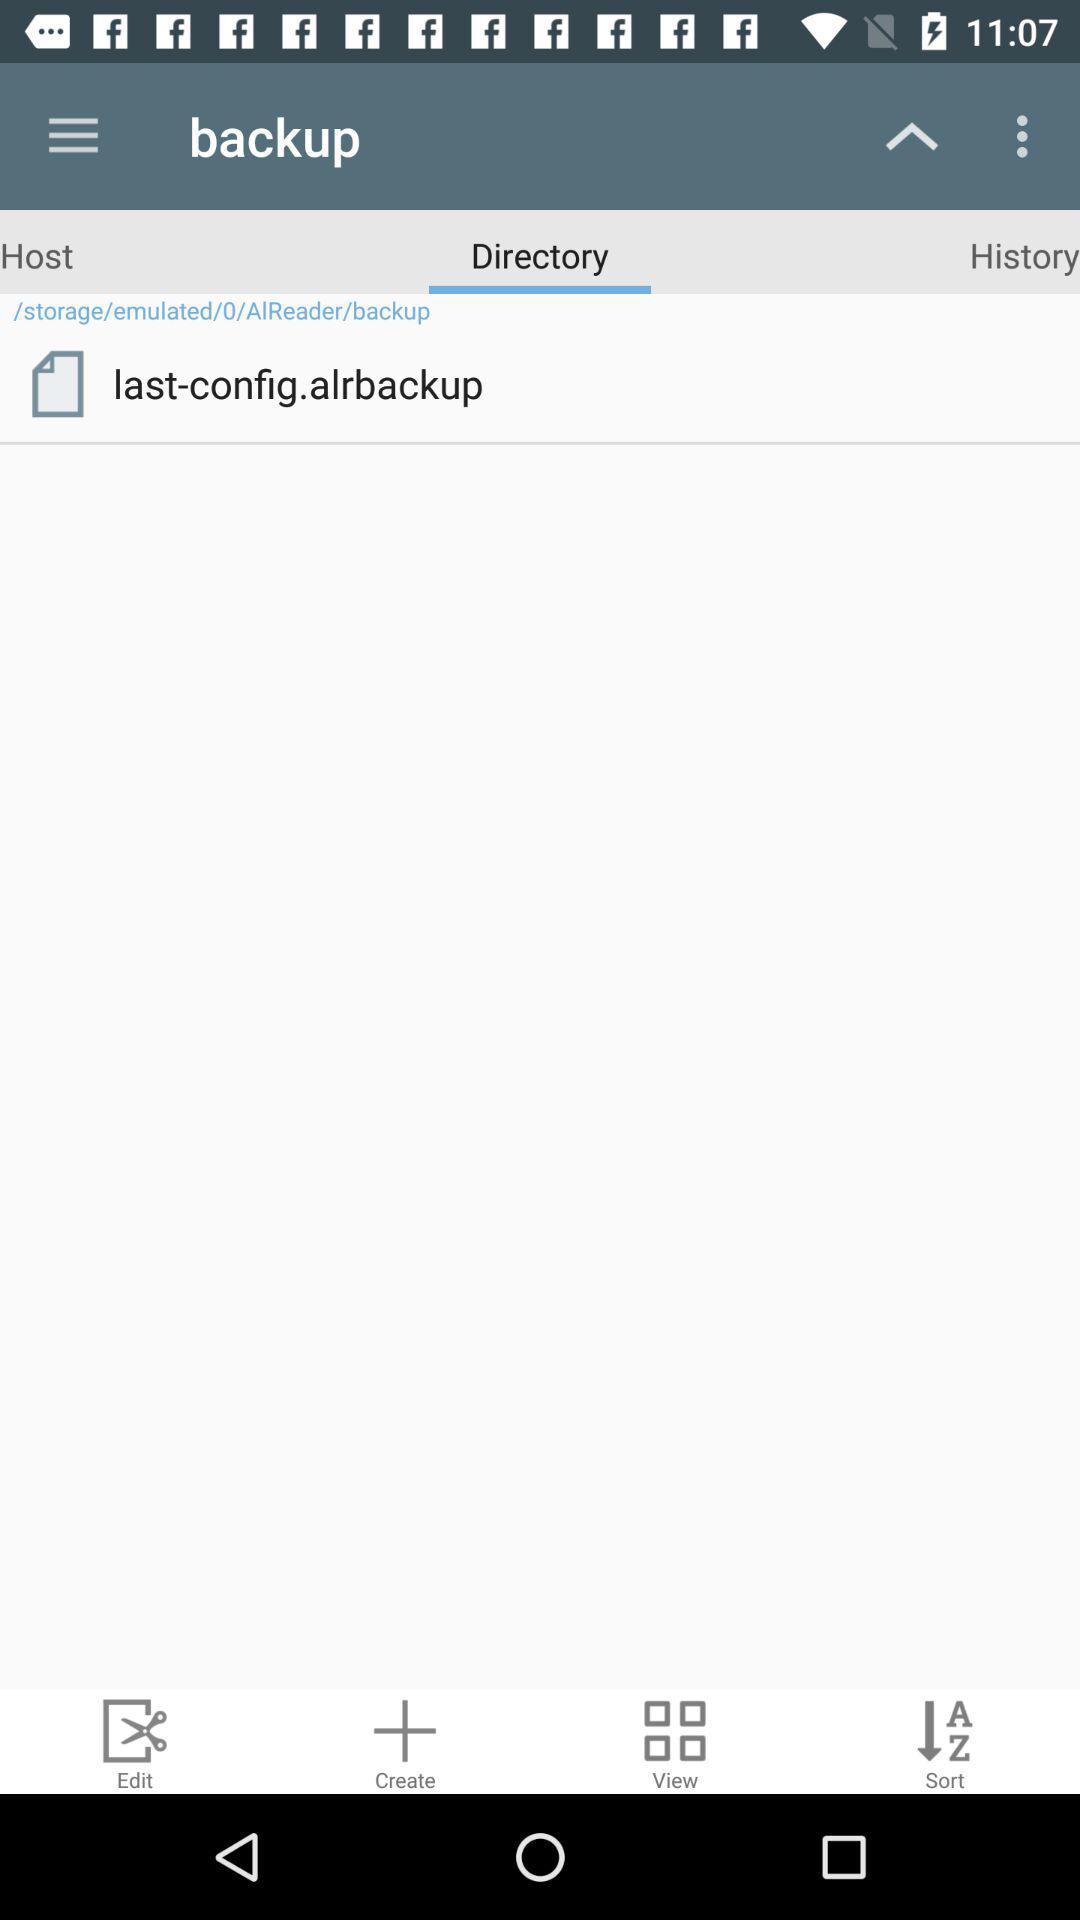 The width and height of the screenshot is (1080, 1920). Describe the element at coordinates (135, 1740) in the screenshot. I see `edit` at that location.